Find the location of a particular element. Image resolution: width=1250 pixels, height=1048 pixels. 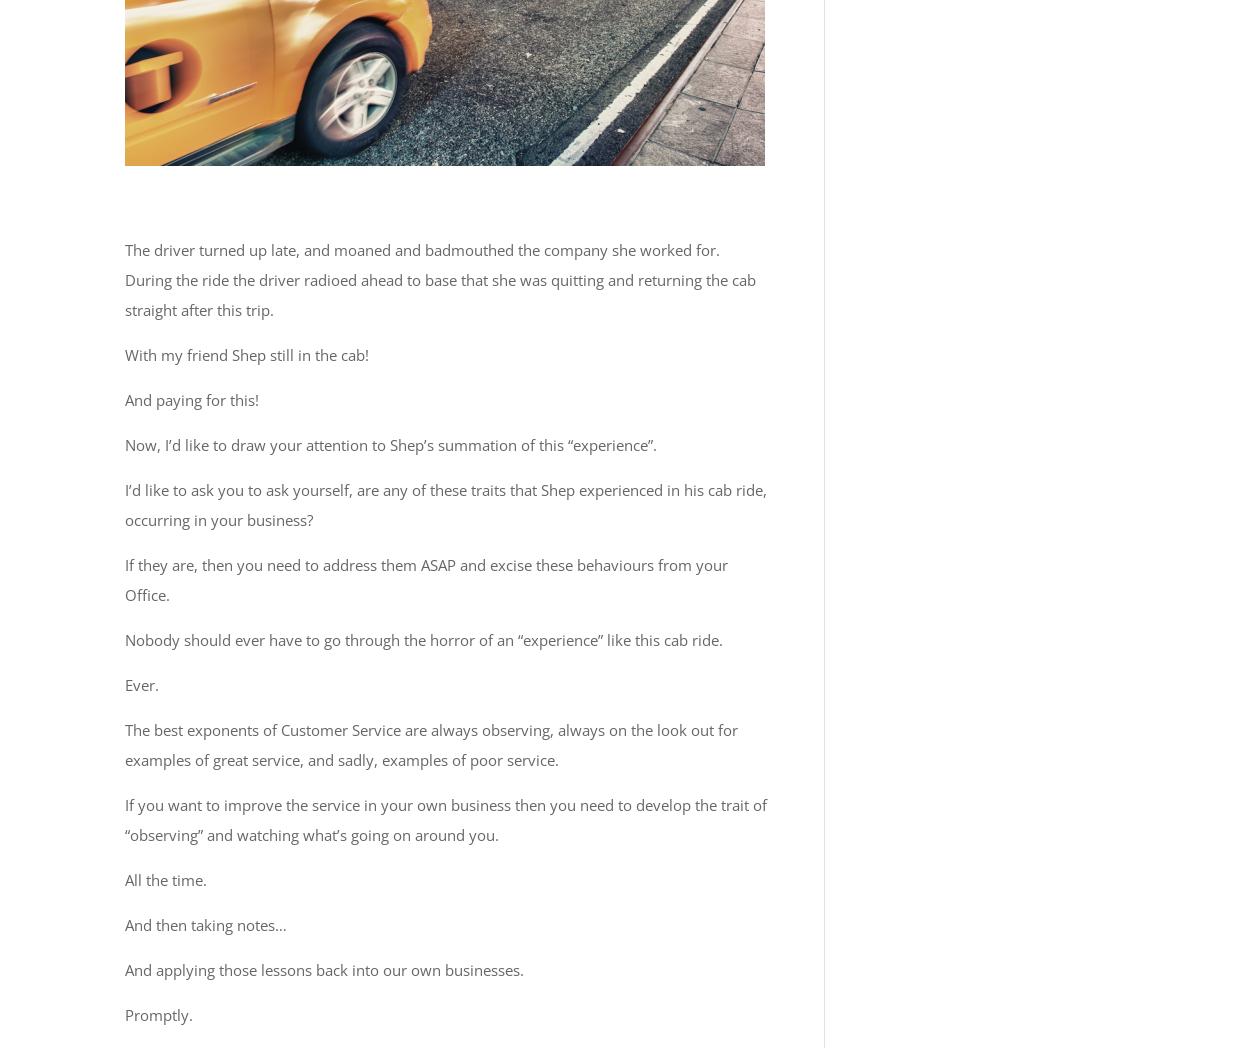

'If you want to improve the service in your own business then you need to develop the trait of “observing” and watching what’s going on around you.' is located at coordinates (445, 818).